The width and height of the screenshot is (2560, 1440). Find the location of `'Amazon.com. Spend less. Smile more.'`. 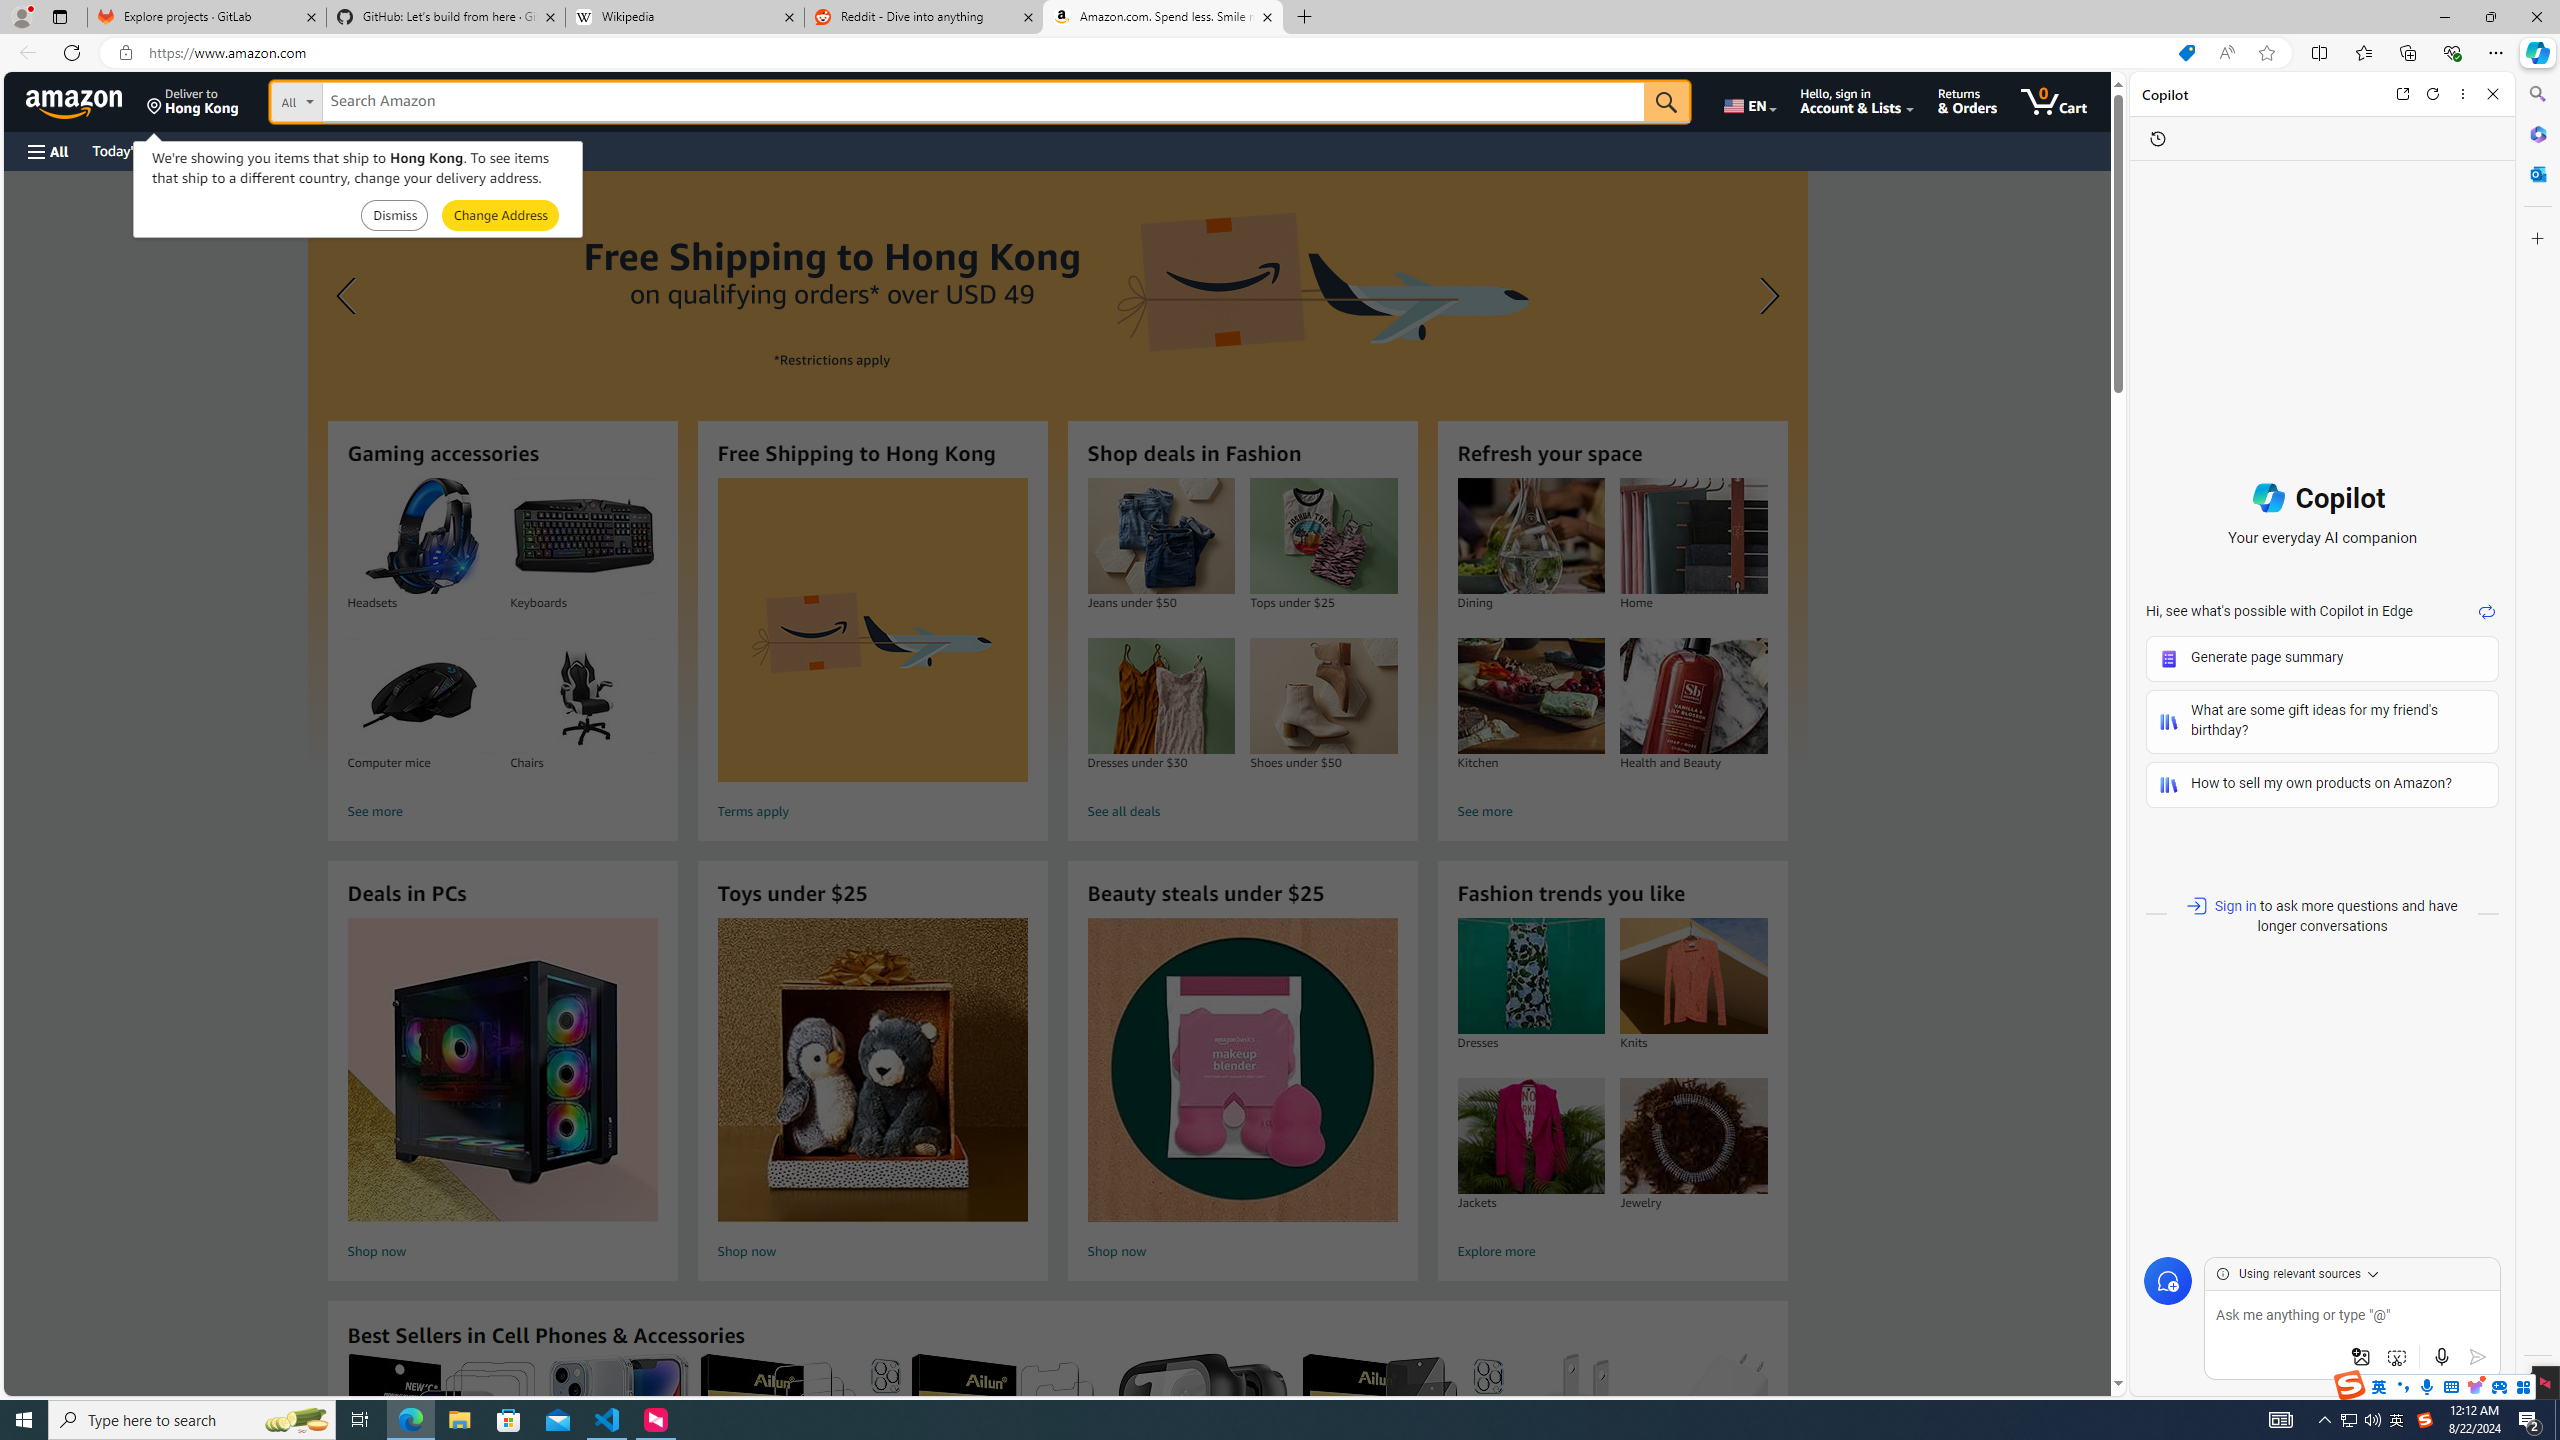

'Amazon.com. Spend less. Smile more.' is located at coordinates (1161, 16).